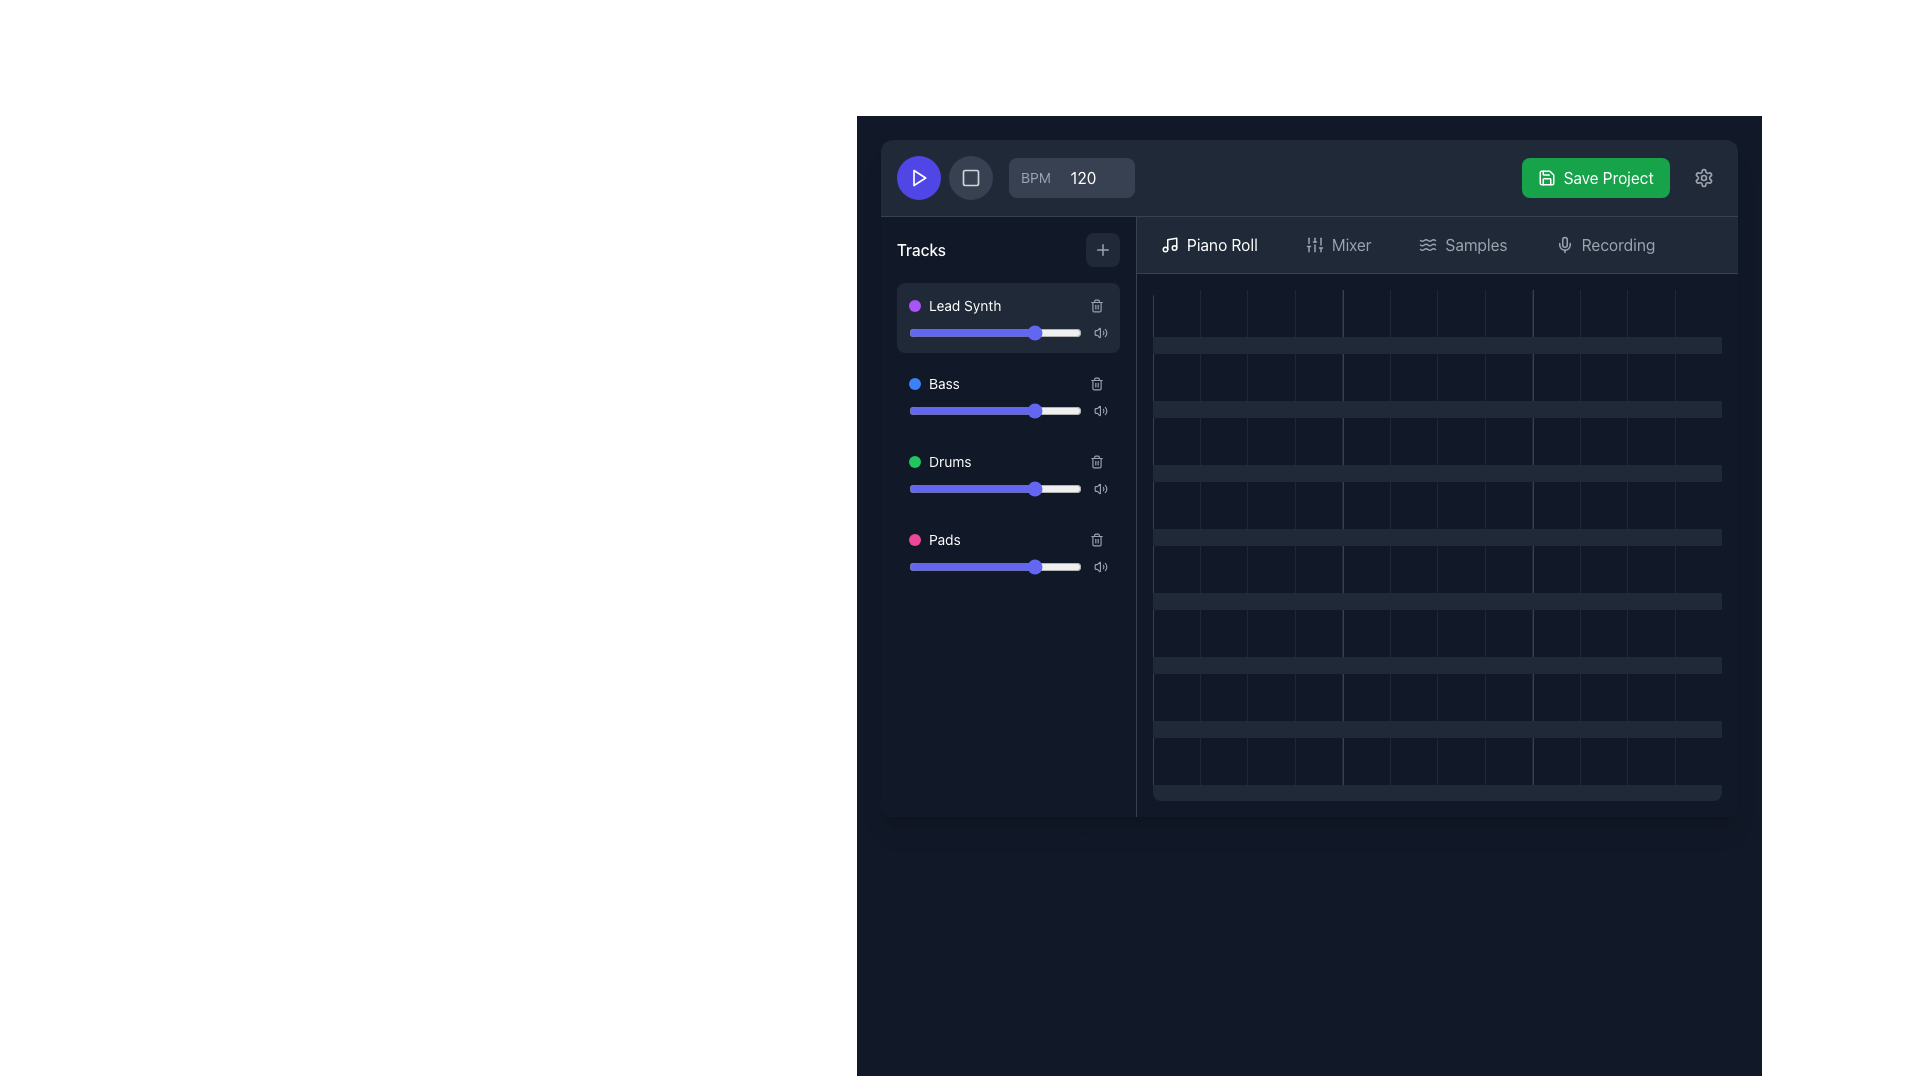  What do you see at coordinates (1603, 504) in the screenshot?
I see `the interactive grid cell located in the fourth row and tenth column of the grid layout` at bounding box center [1603, 504].